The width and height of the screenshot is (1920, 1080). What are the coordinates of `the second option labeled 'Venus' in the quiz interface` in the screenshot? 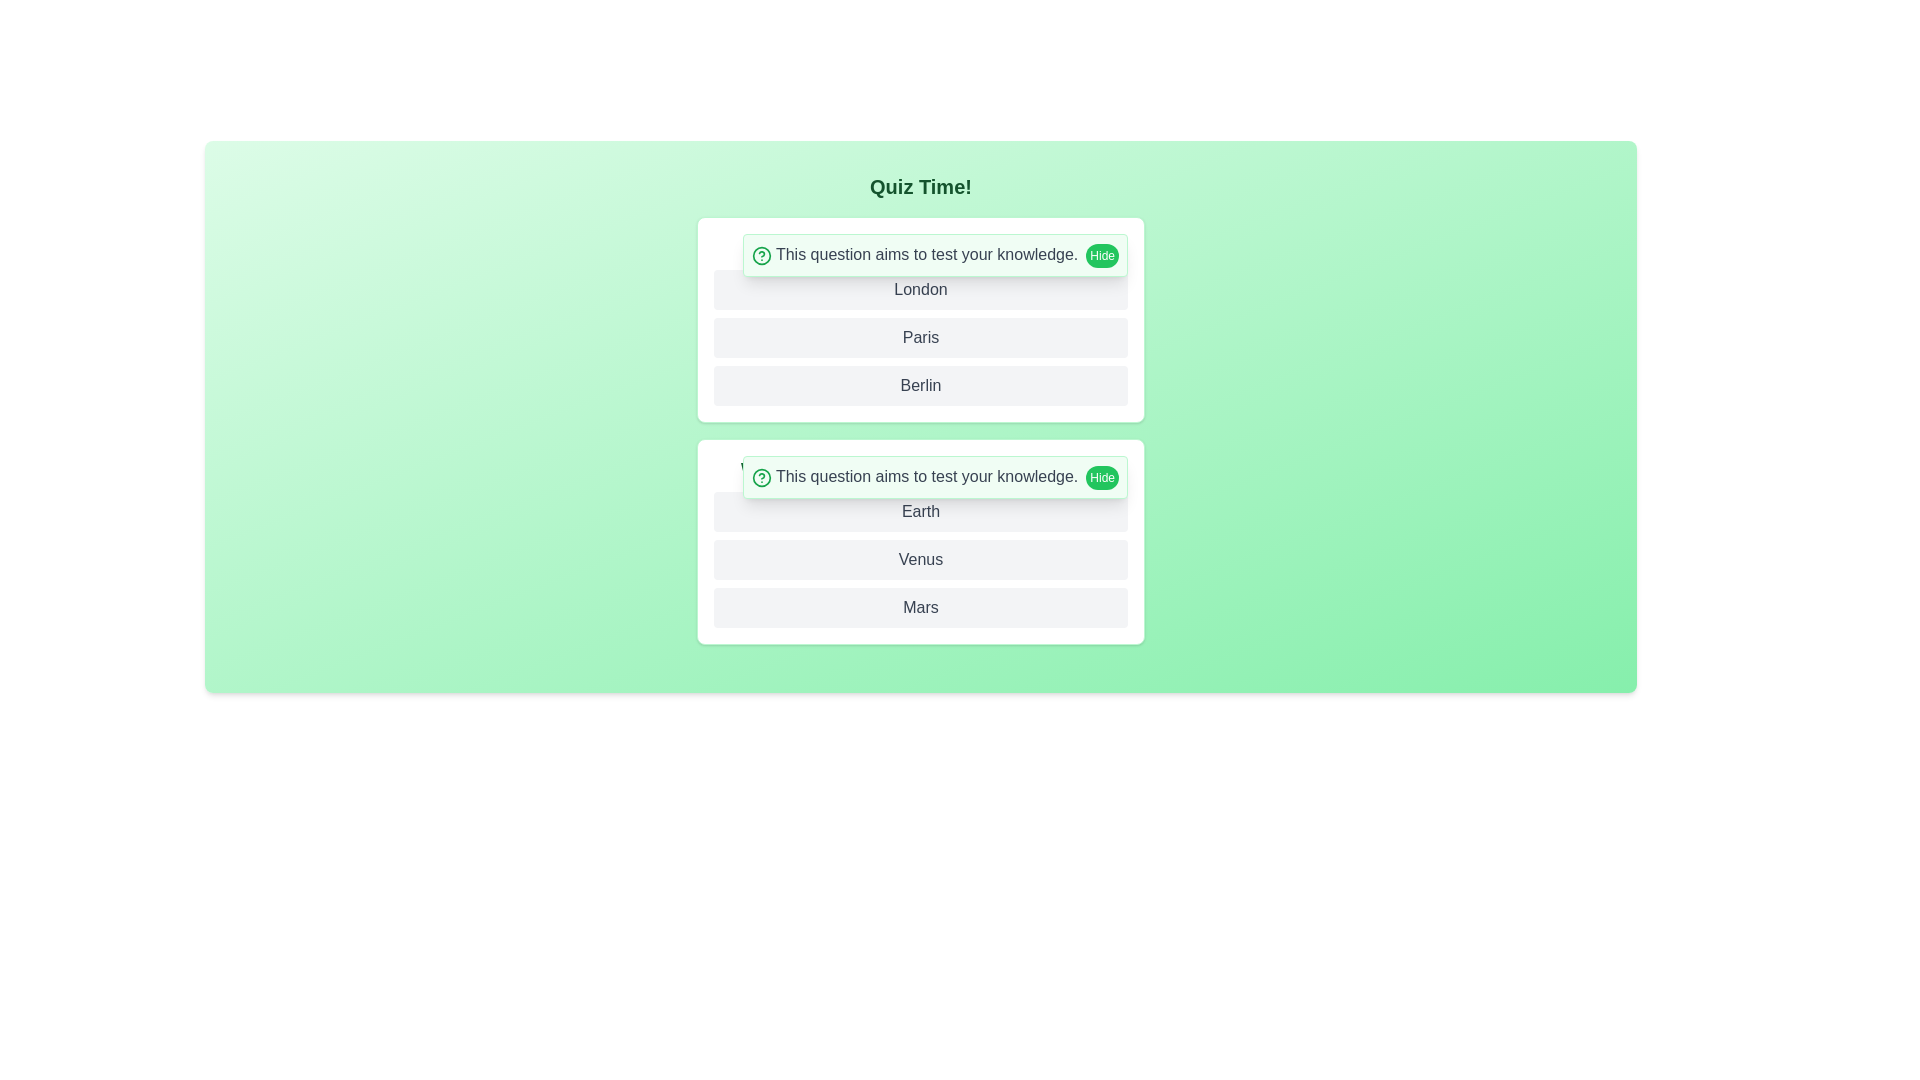 It's located at (920, 559).